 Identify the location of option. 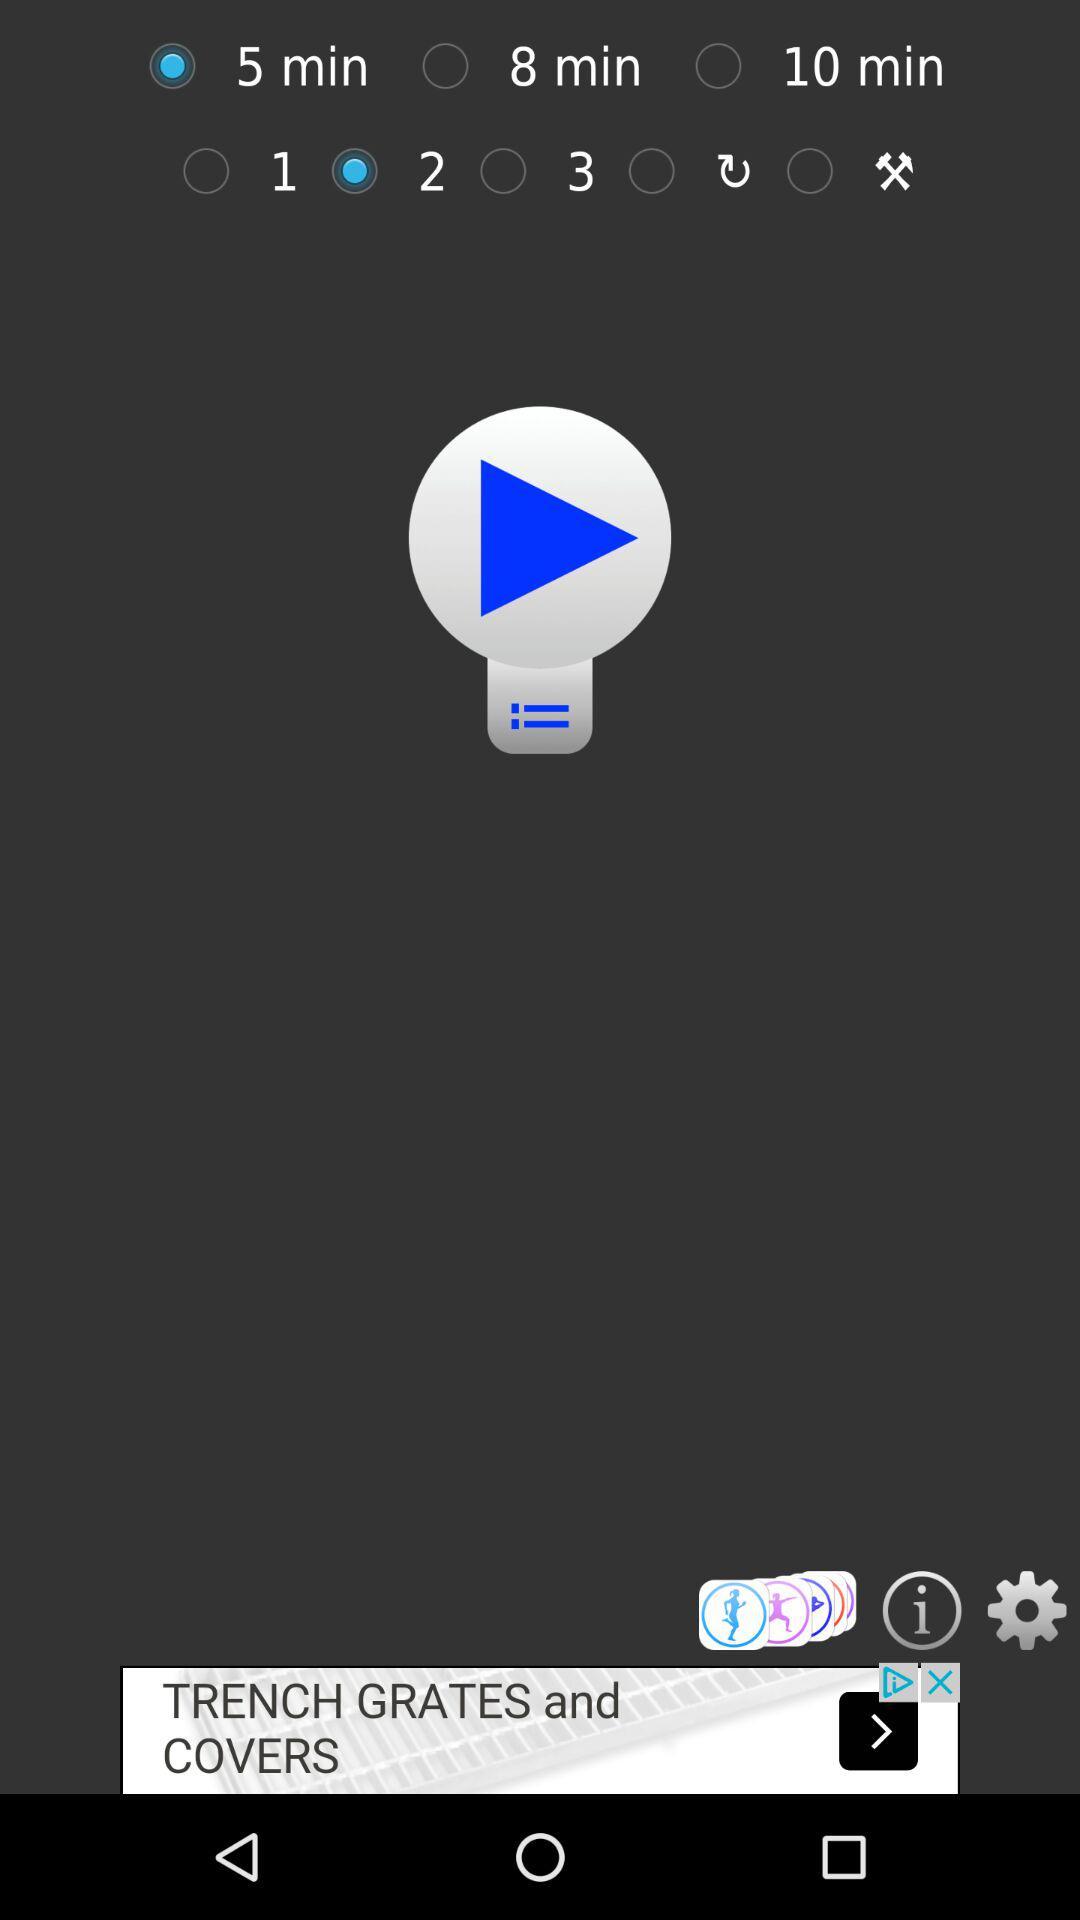
(729, 66).